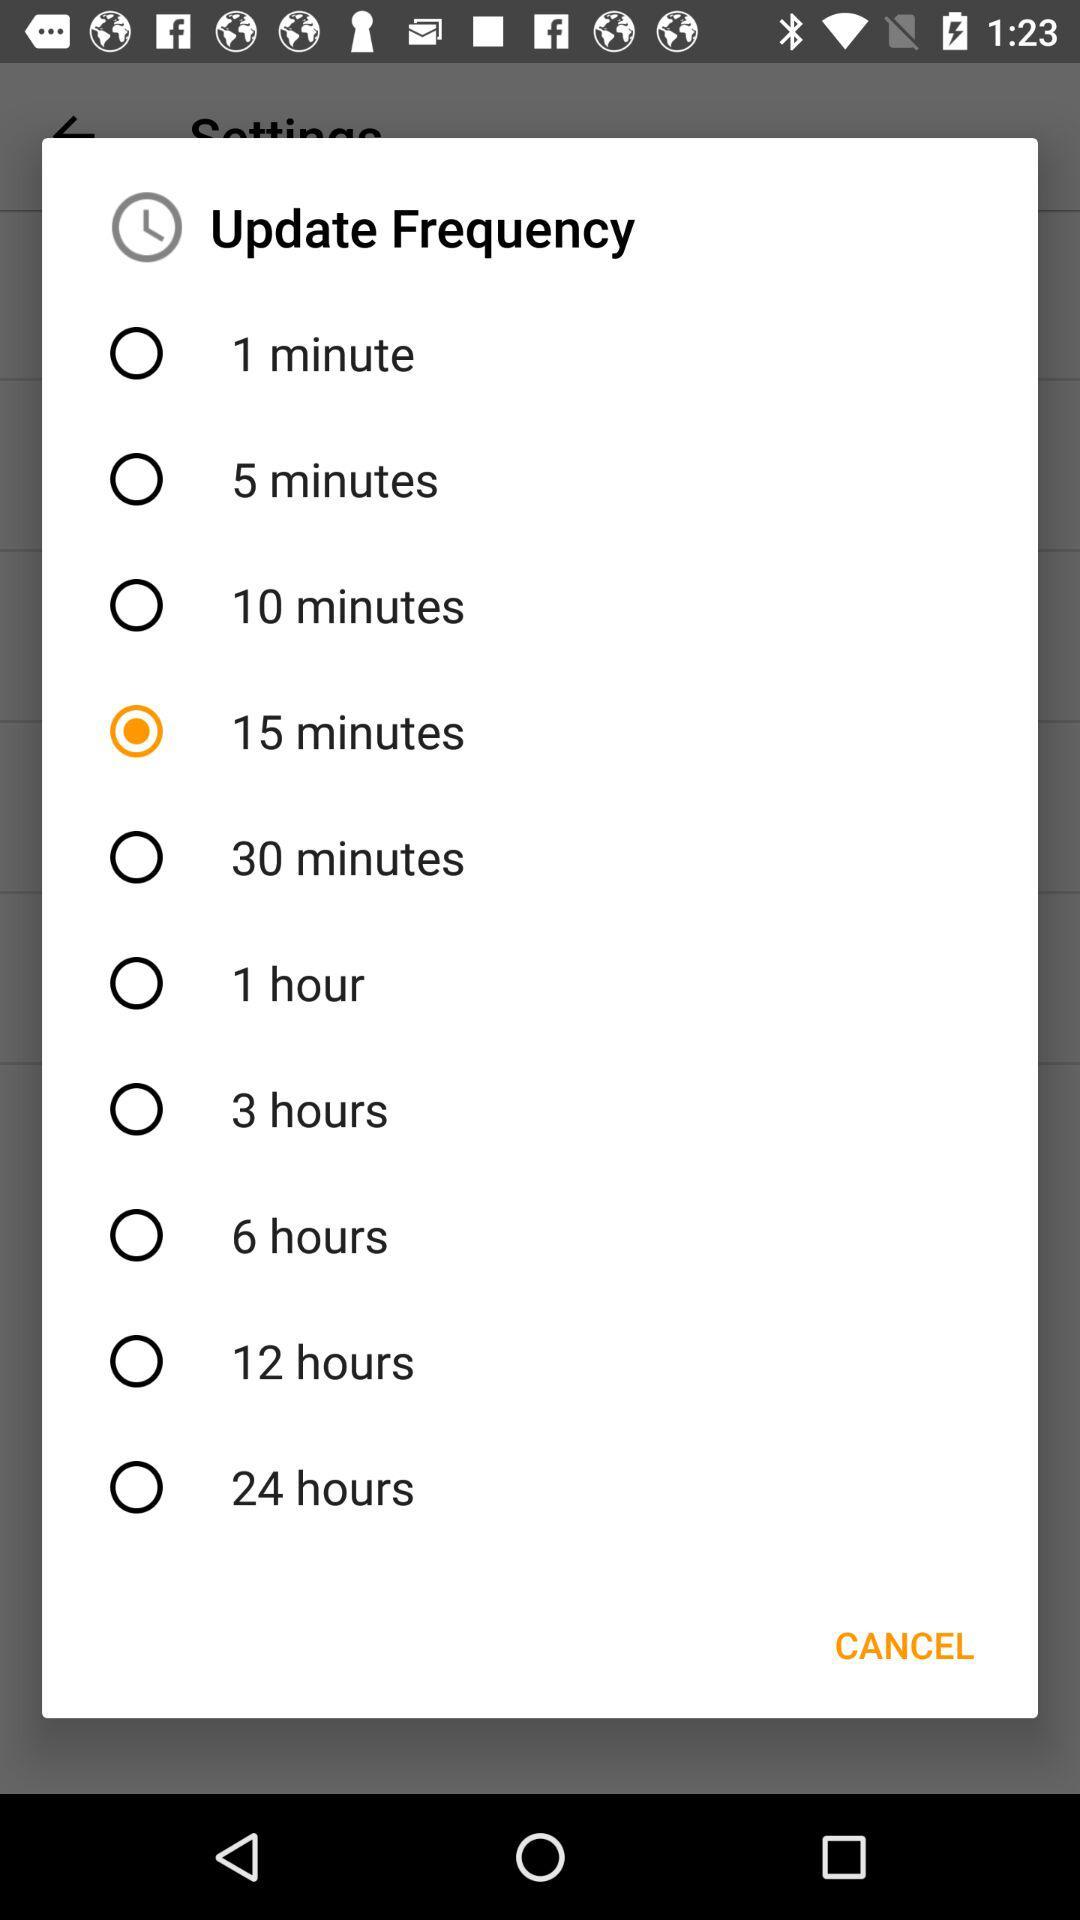  Describe the element at coordinates (540, 1360) in the screenshot. I see `the item above 24 hours` at that location.